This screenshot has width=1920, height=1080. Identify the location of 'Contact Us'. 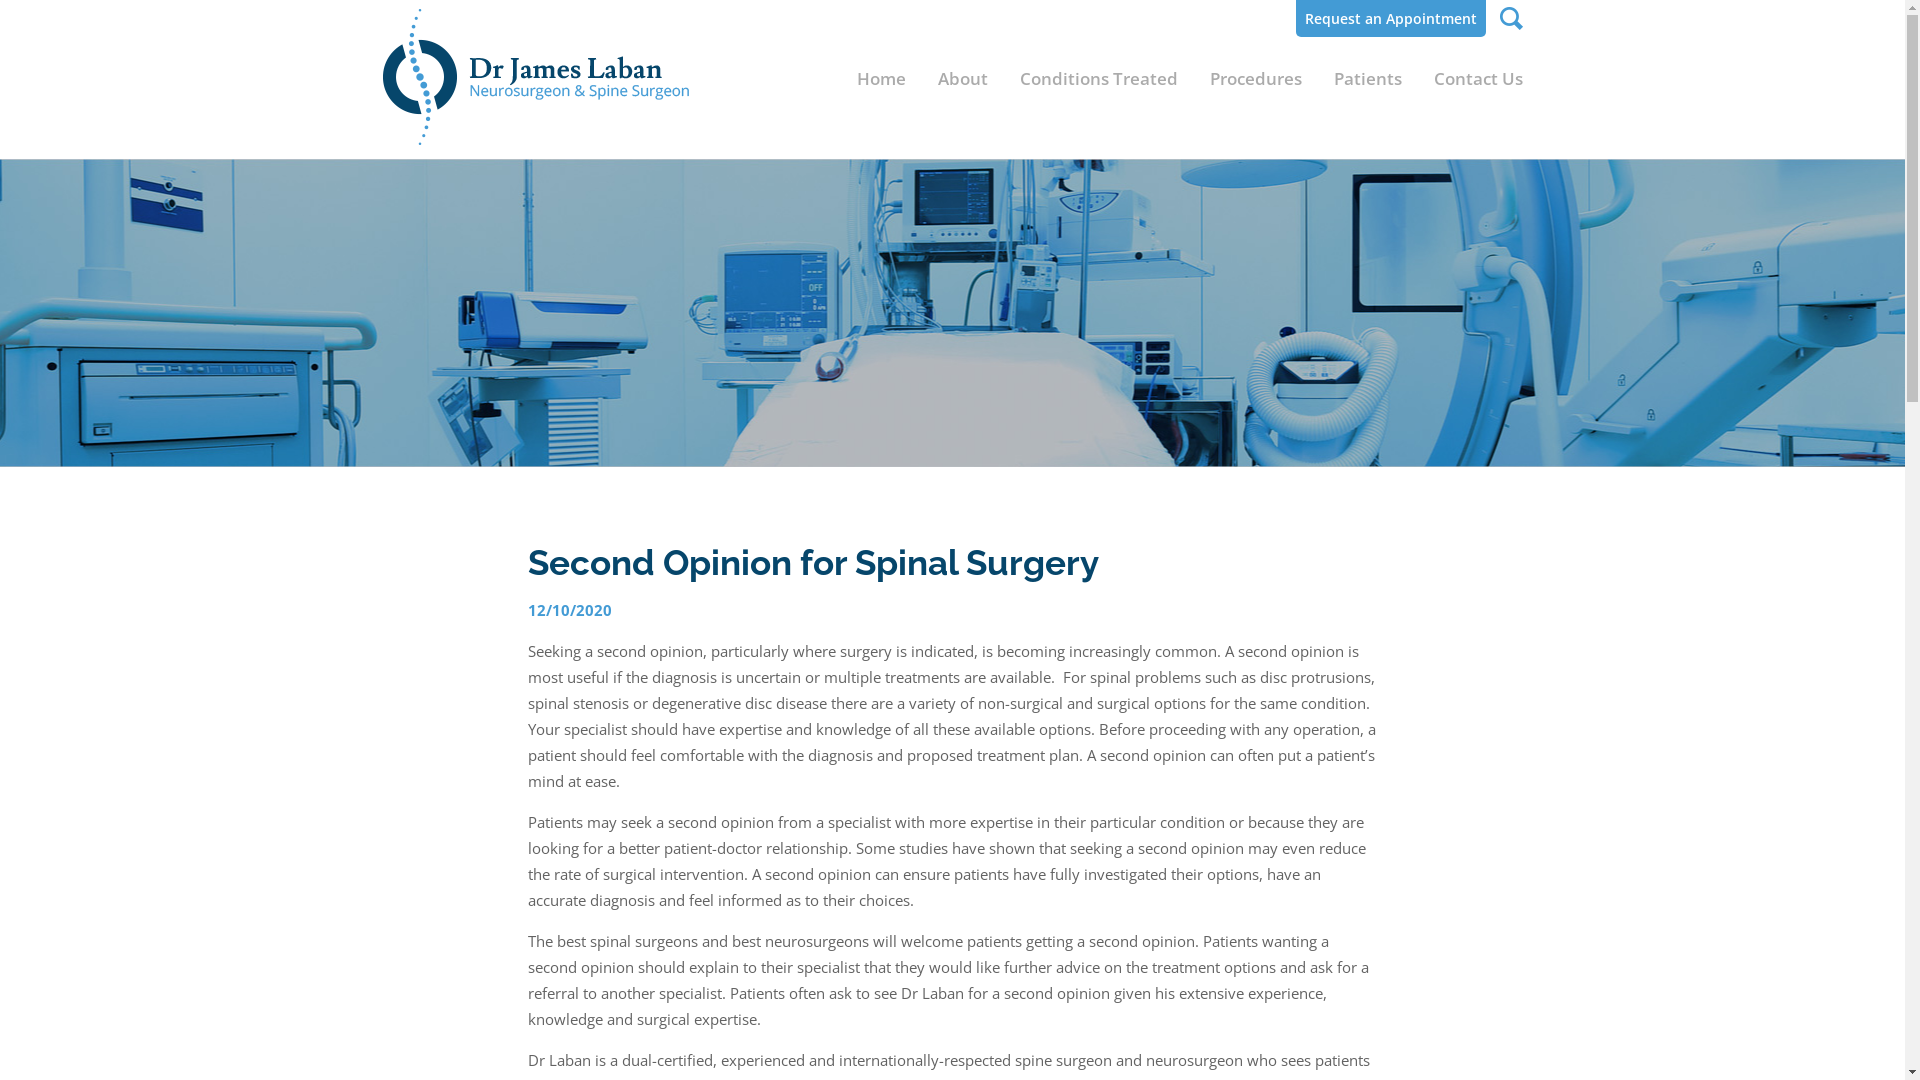
(1470, 77).